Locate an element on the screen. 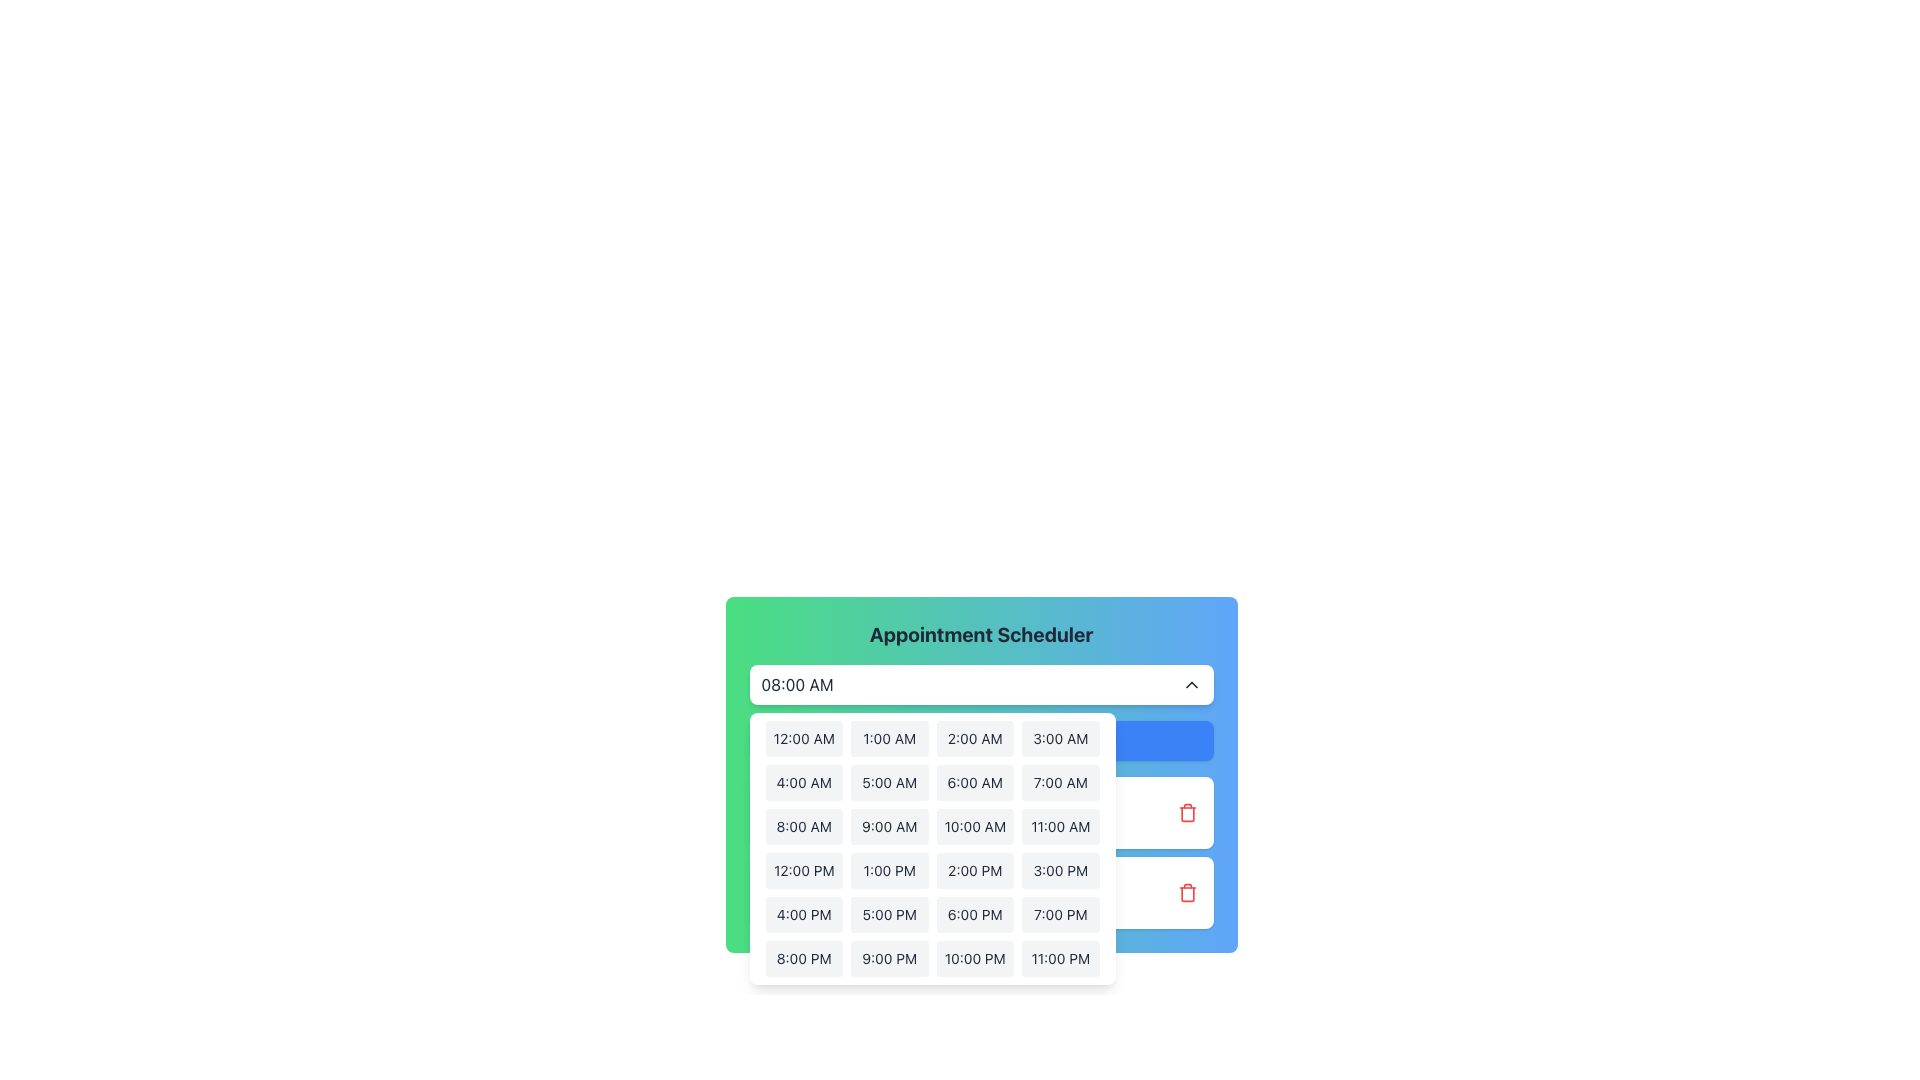 This screenshot has height=1080, width=1920. the button is located at coordinates (888, 739).